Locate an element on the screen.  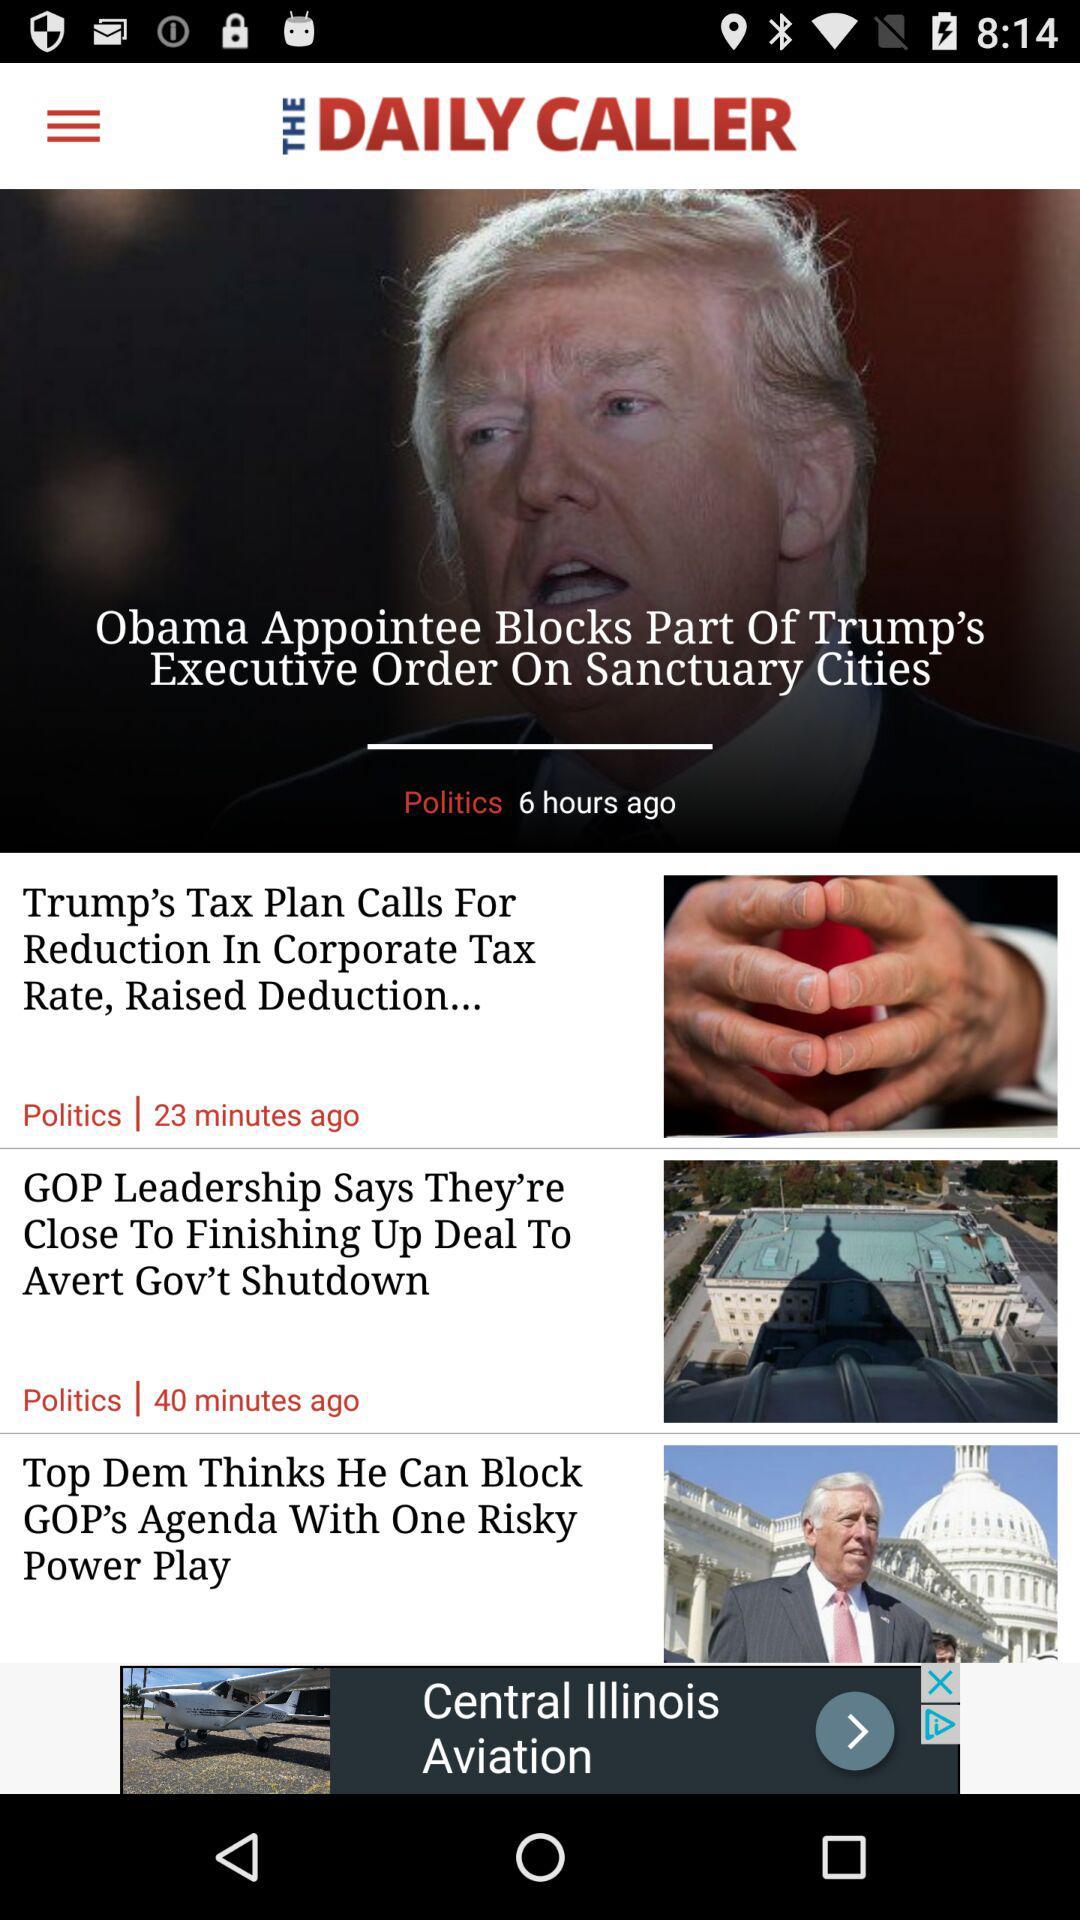
opens the article is located at coordinates (540, 520).